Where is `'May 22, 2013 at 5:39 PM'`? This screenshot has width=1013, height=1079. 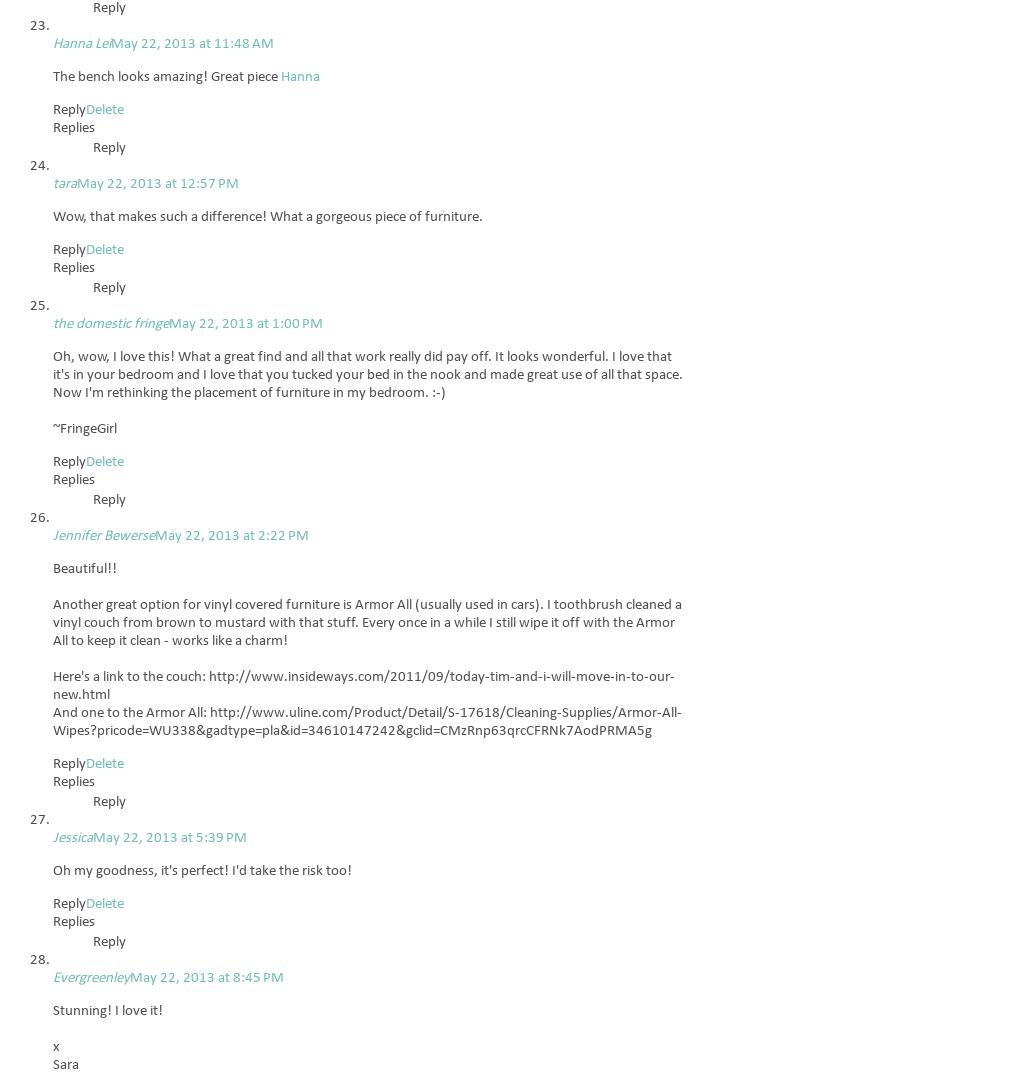
'May 22, 2013 at 5:39 PM' is located at coordinates (169, 838).